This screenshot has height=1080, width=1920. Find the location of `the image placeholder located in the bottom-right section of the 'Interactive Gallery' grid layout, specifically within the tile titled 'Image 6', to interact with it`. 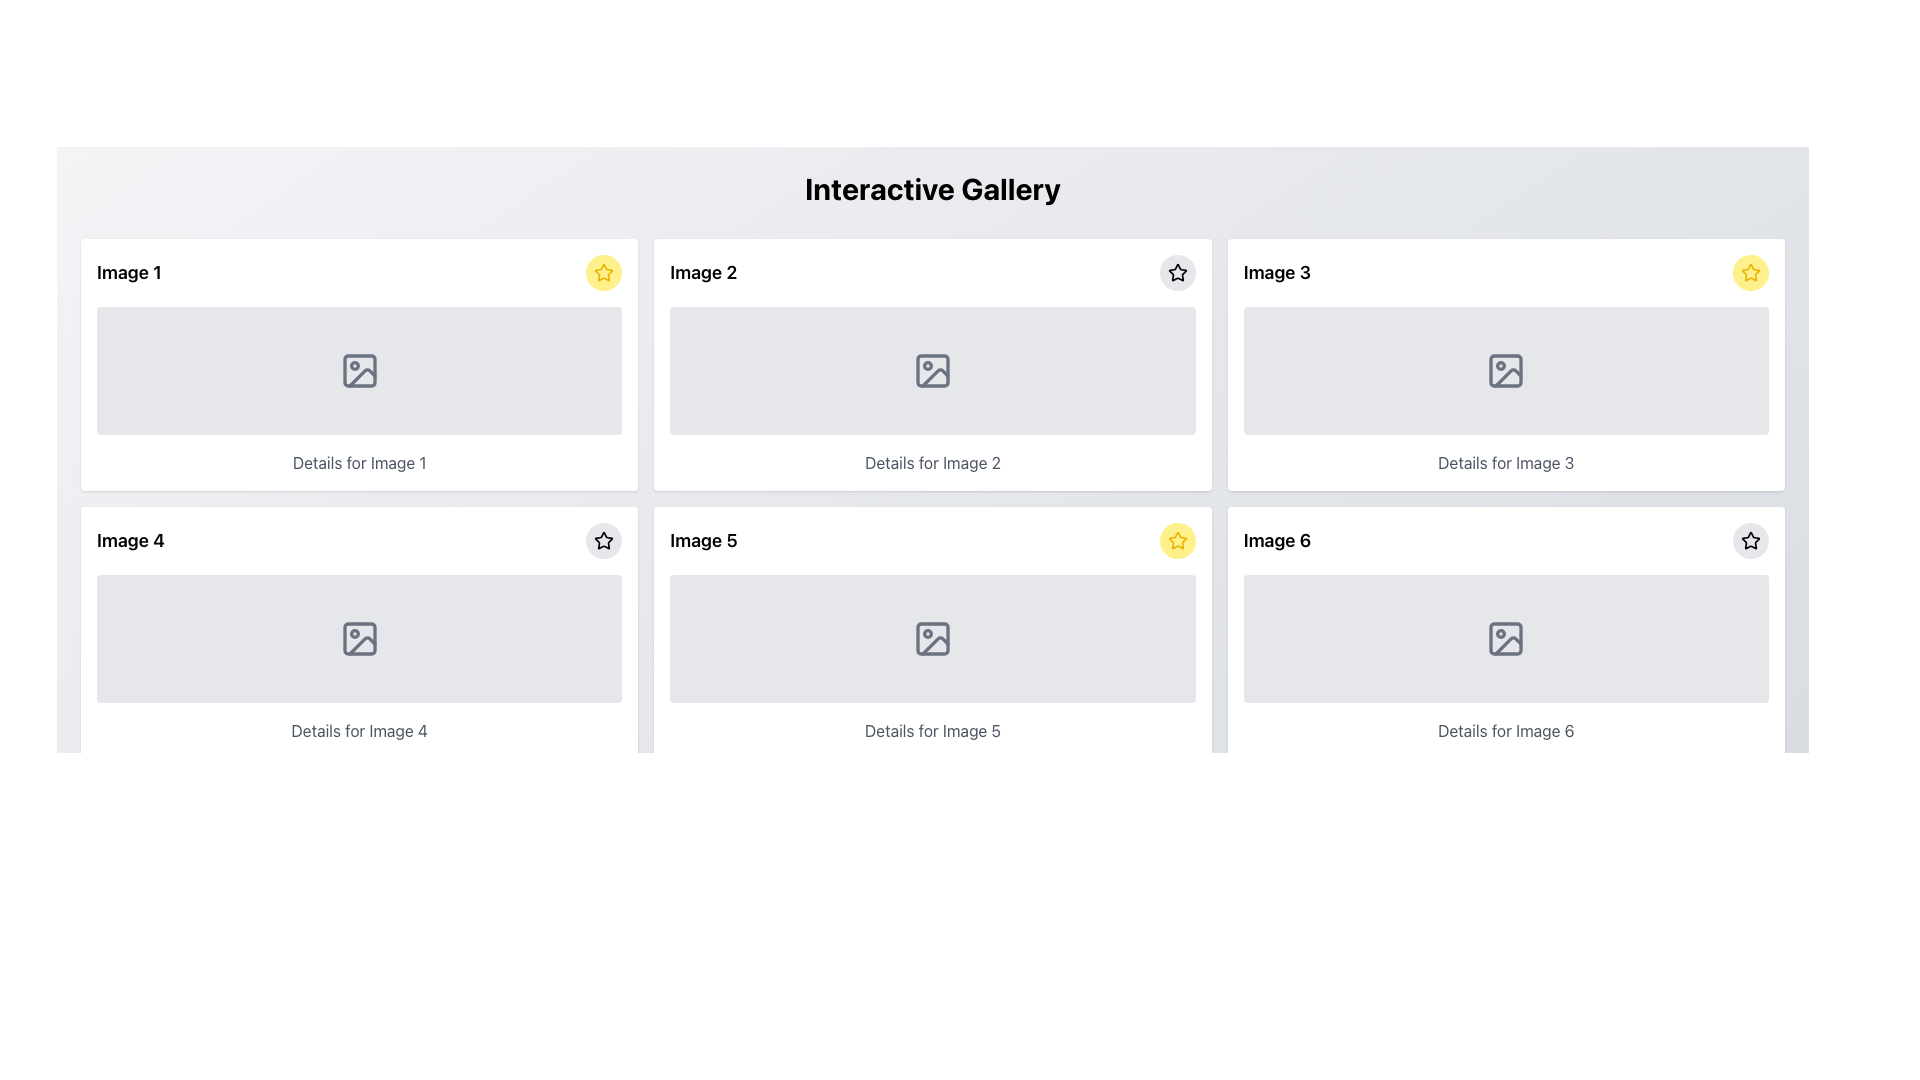

the image placeholder located in the bottom-right section of the 'Interactive Gallery' grid layout, specifically within the tile titled 'Image 6', to interact with it is located at coordinates (1506, 639).